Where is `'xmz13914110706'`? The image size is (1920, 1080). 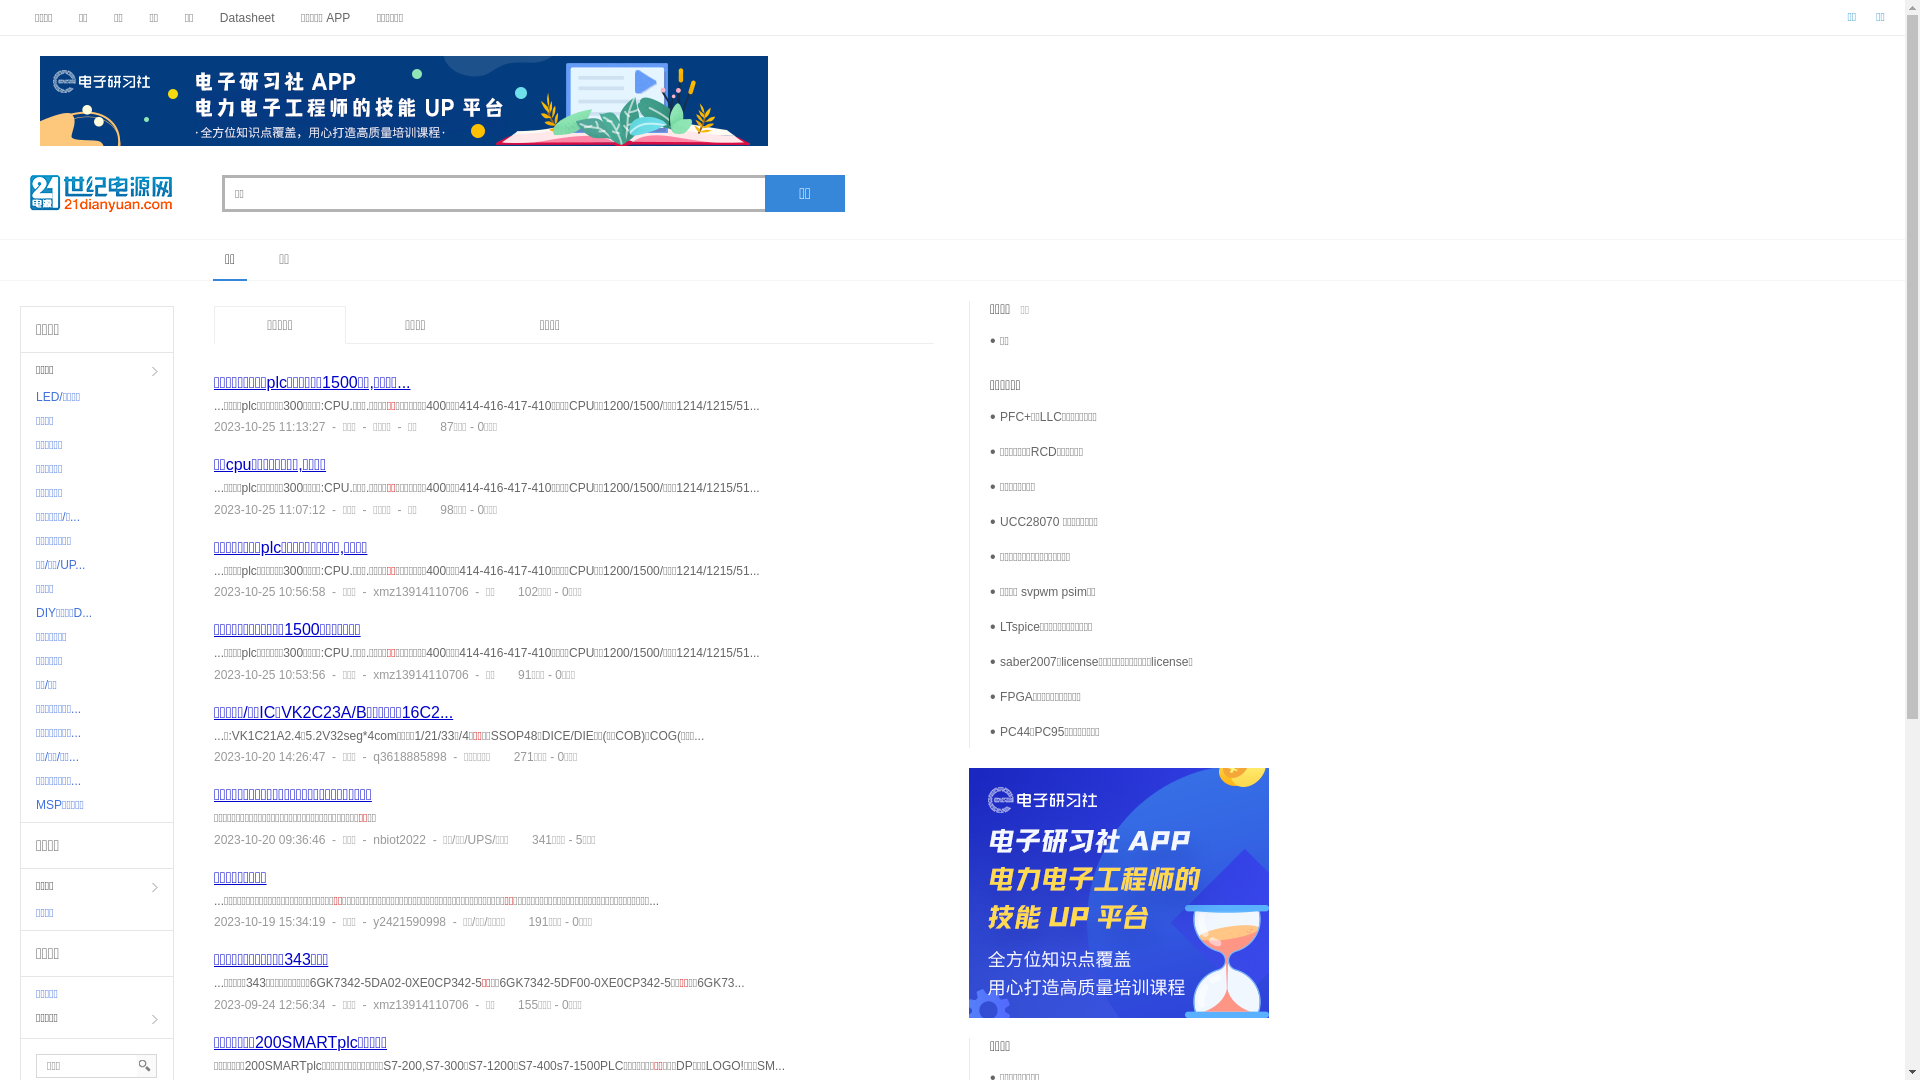
'xmz13914110706' is located at coordinates (419, 590).